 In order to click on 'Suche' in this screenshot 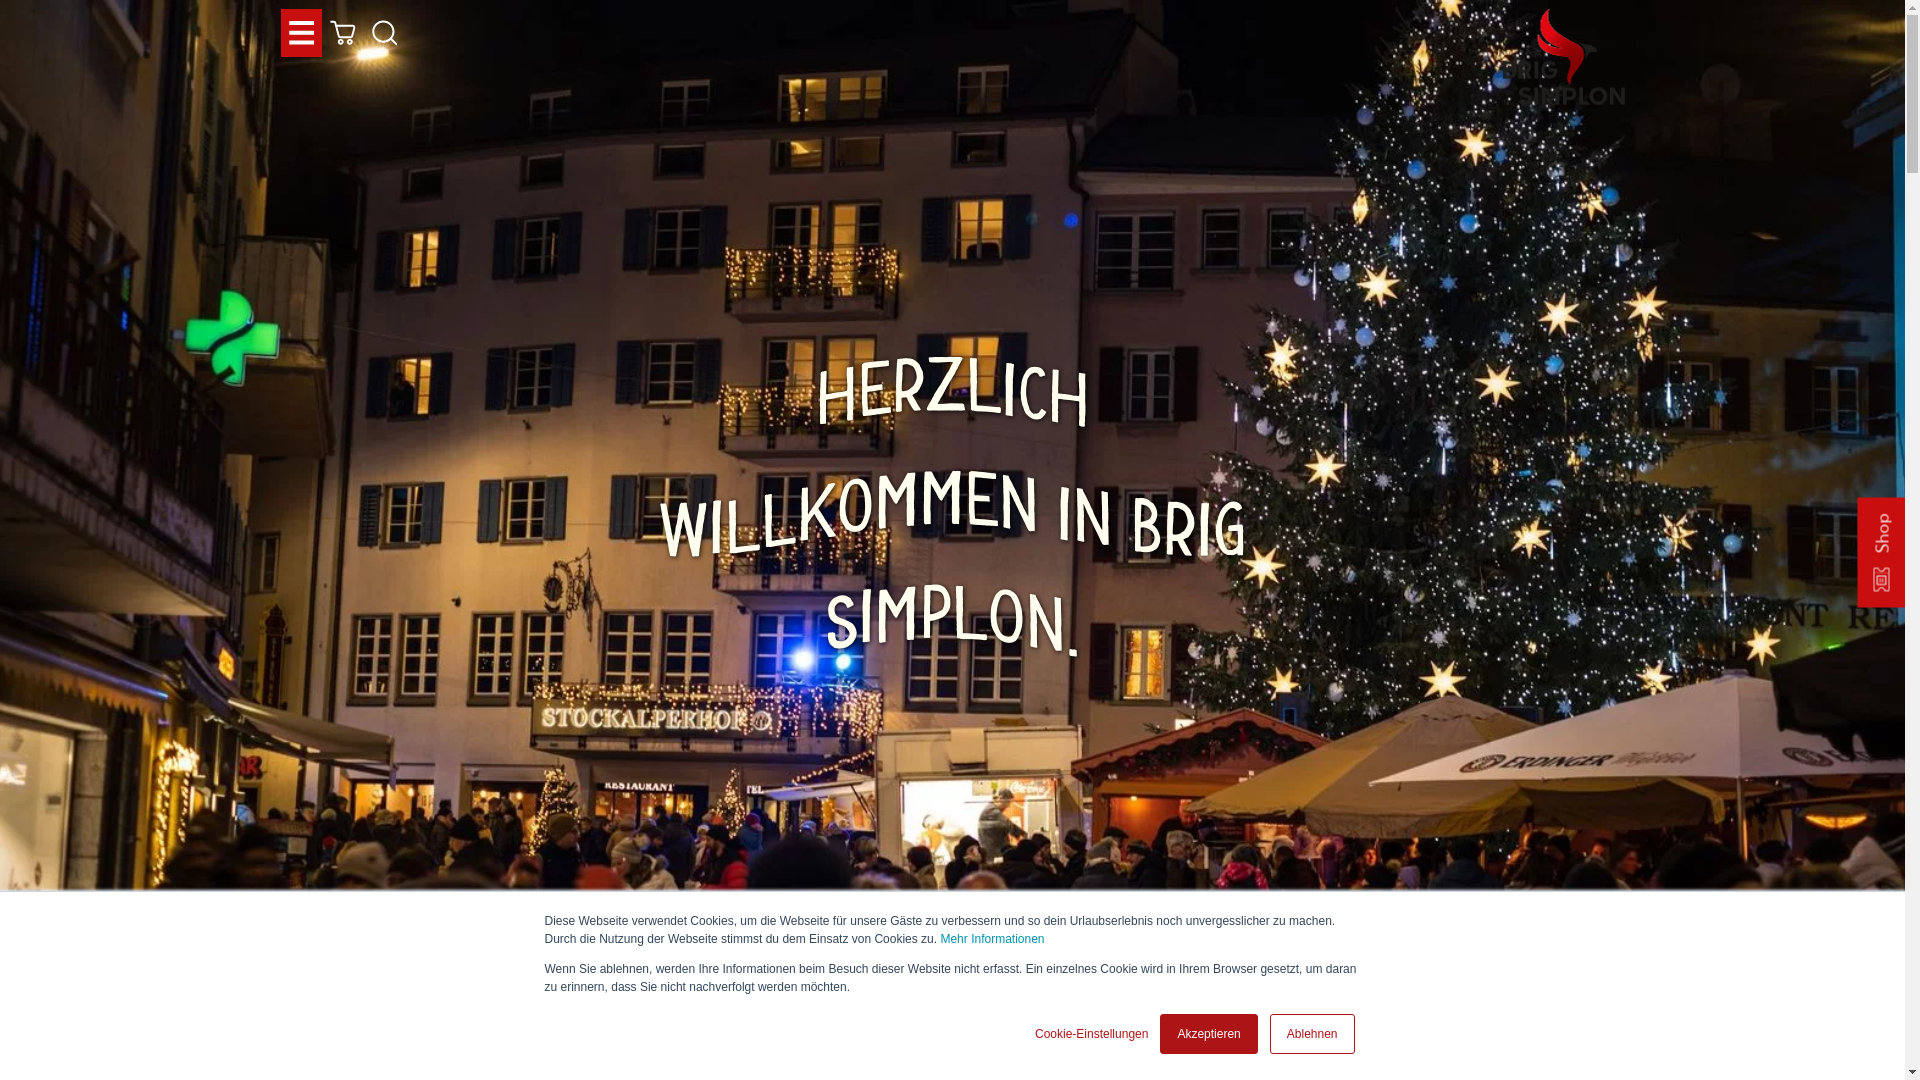, I will do `click(364, 33)`.